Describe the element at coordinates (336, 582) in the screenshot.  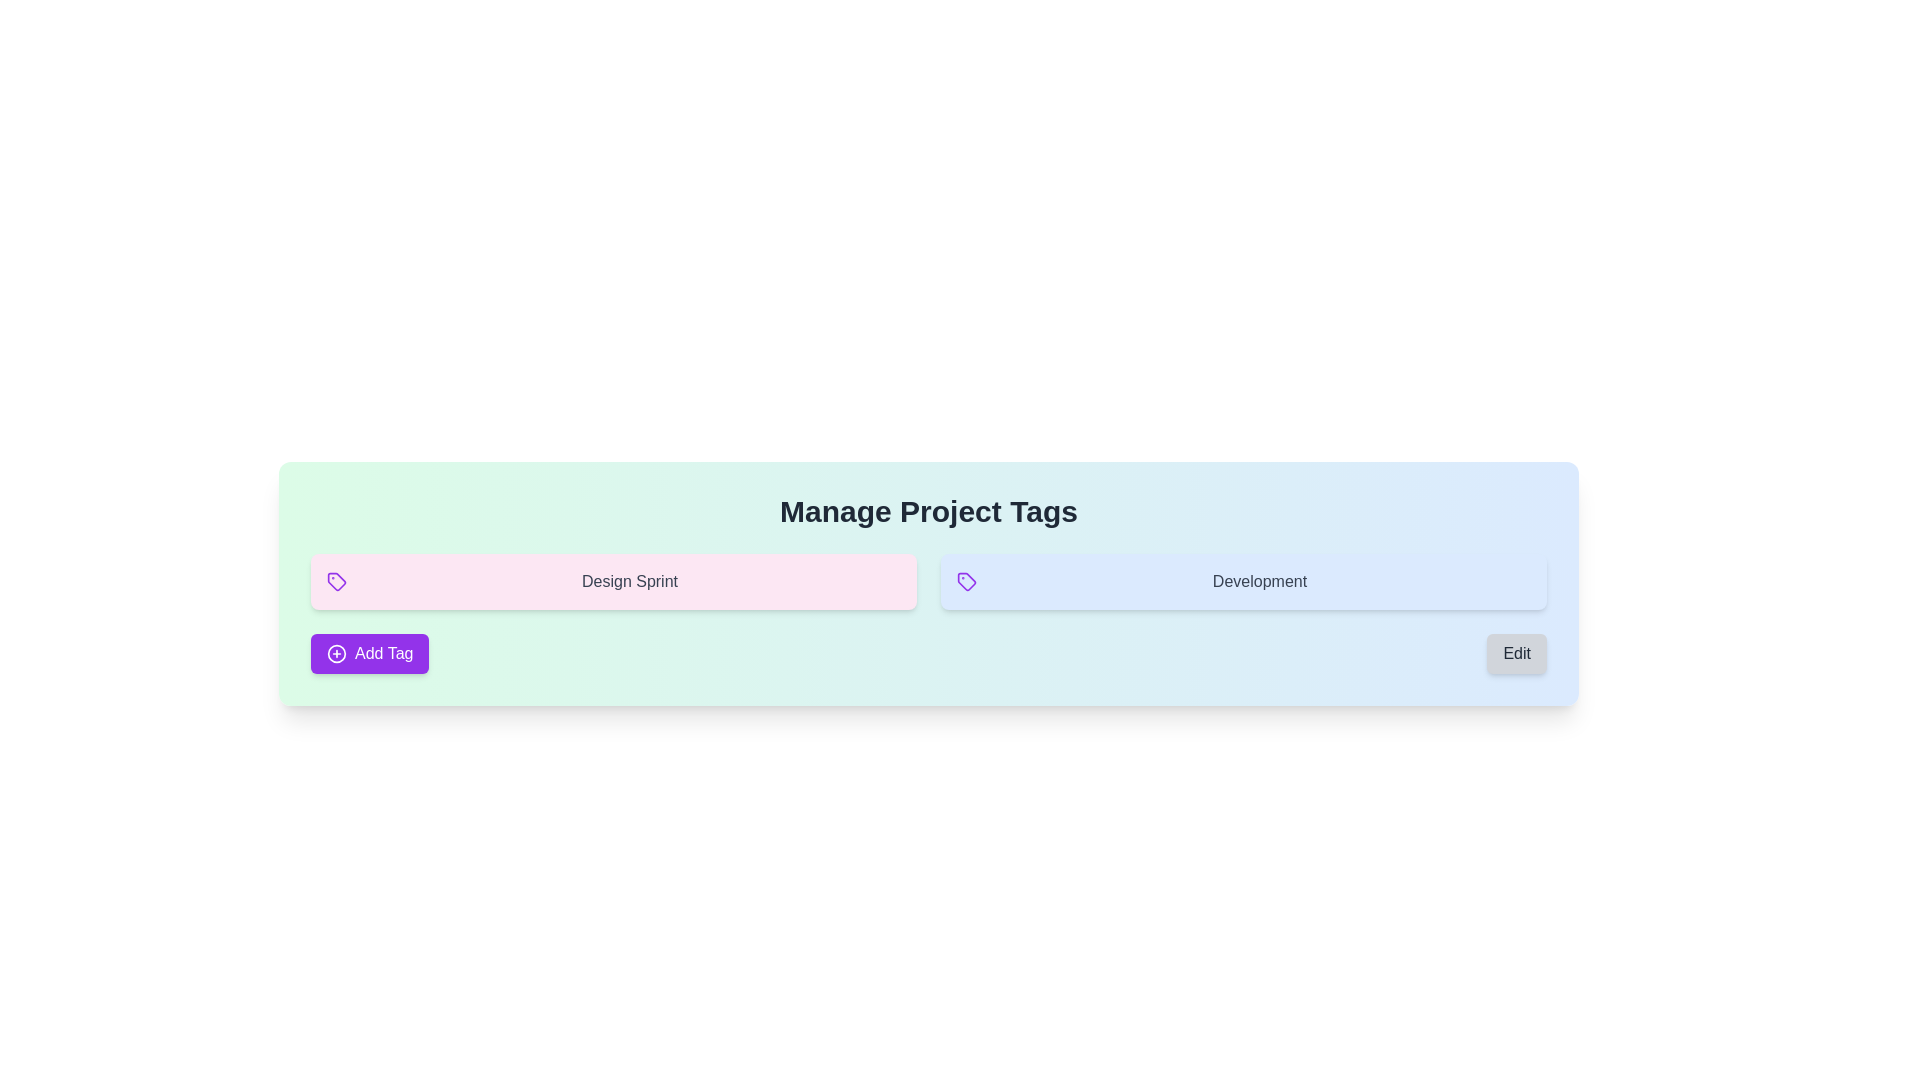
I see `the purple tag icon located to the left of the text 'Design Sprint' within the pink background section` at that location.